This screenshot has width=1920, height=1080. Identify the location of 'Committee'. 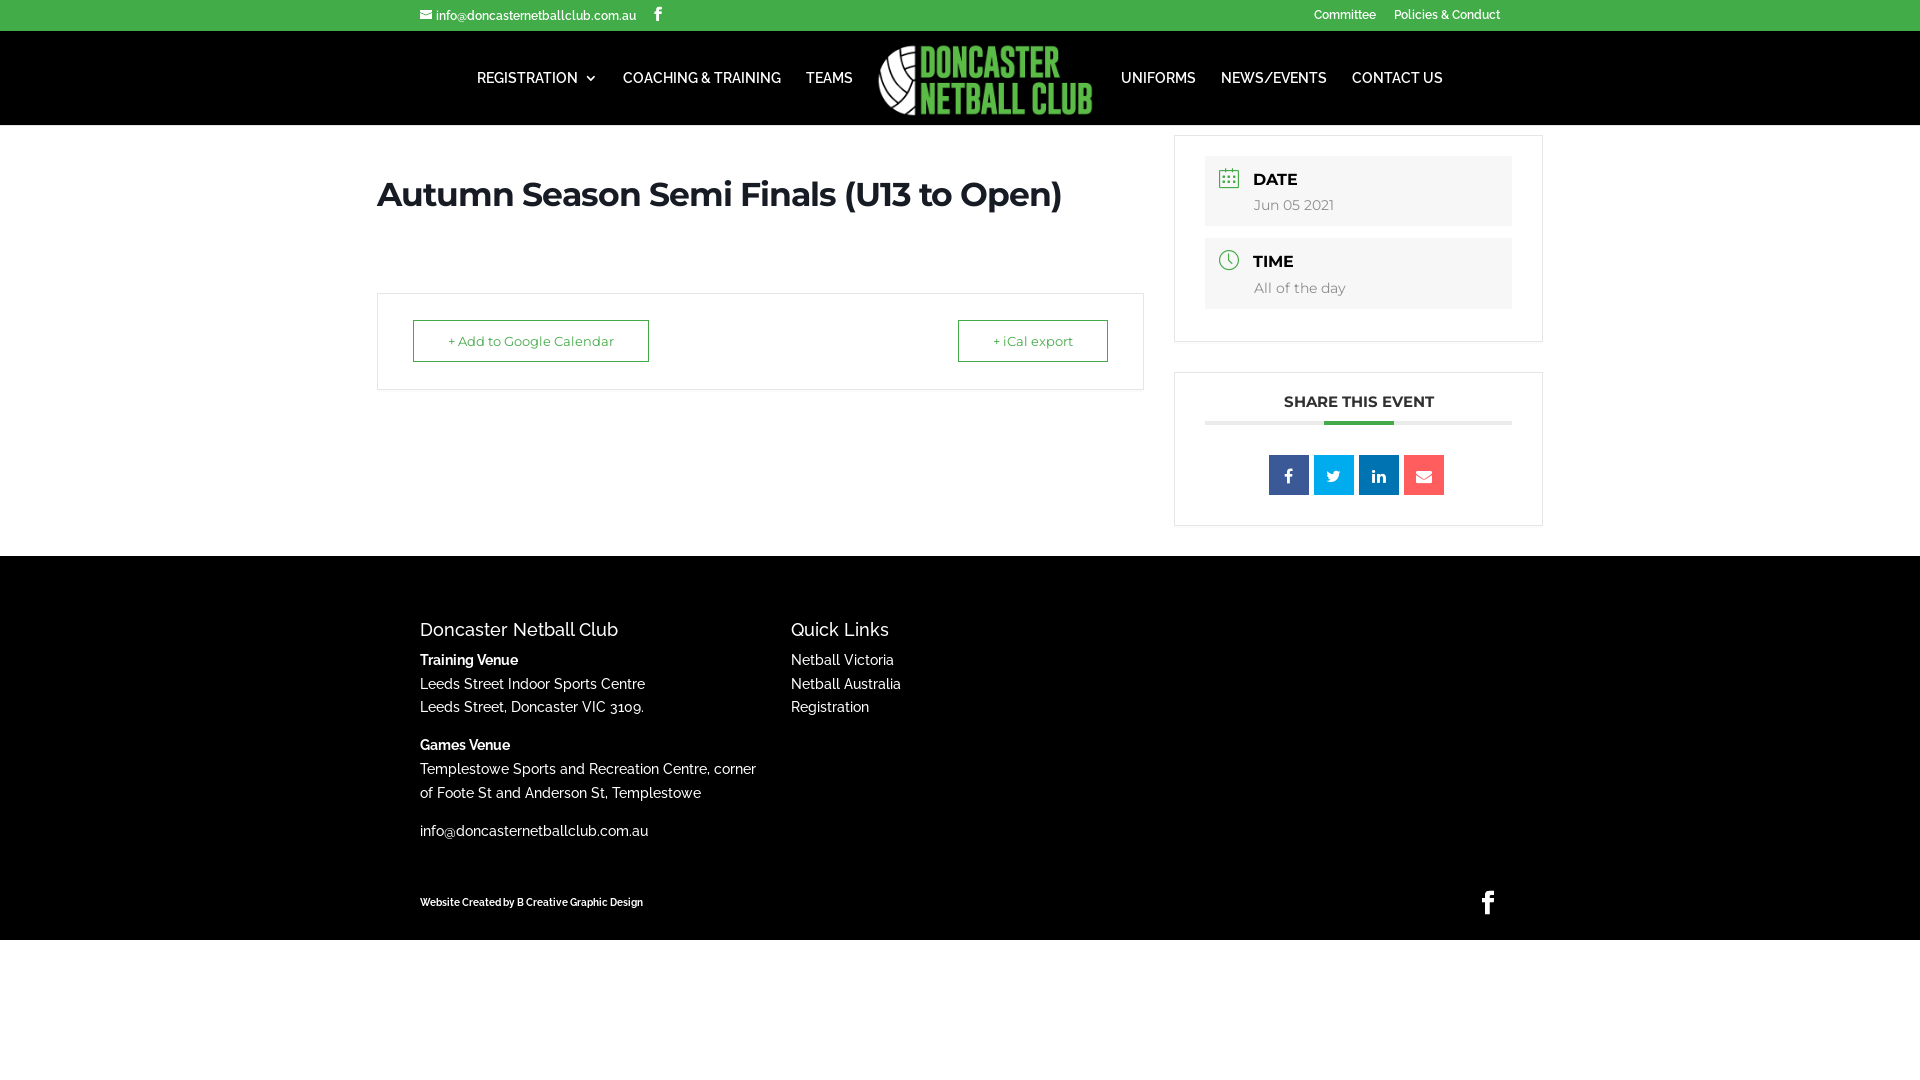
(1314, 19).